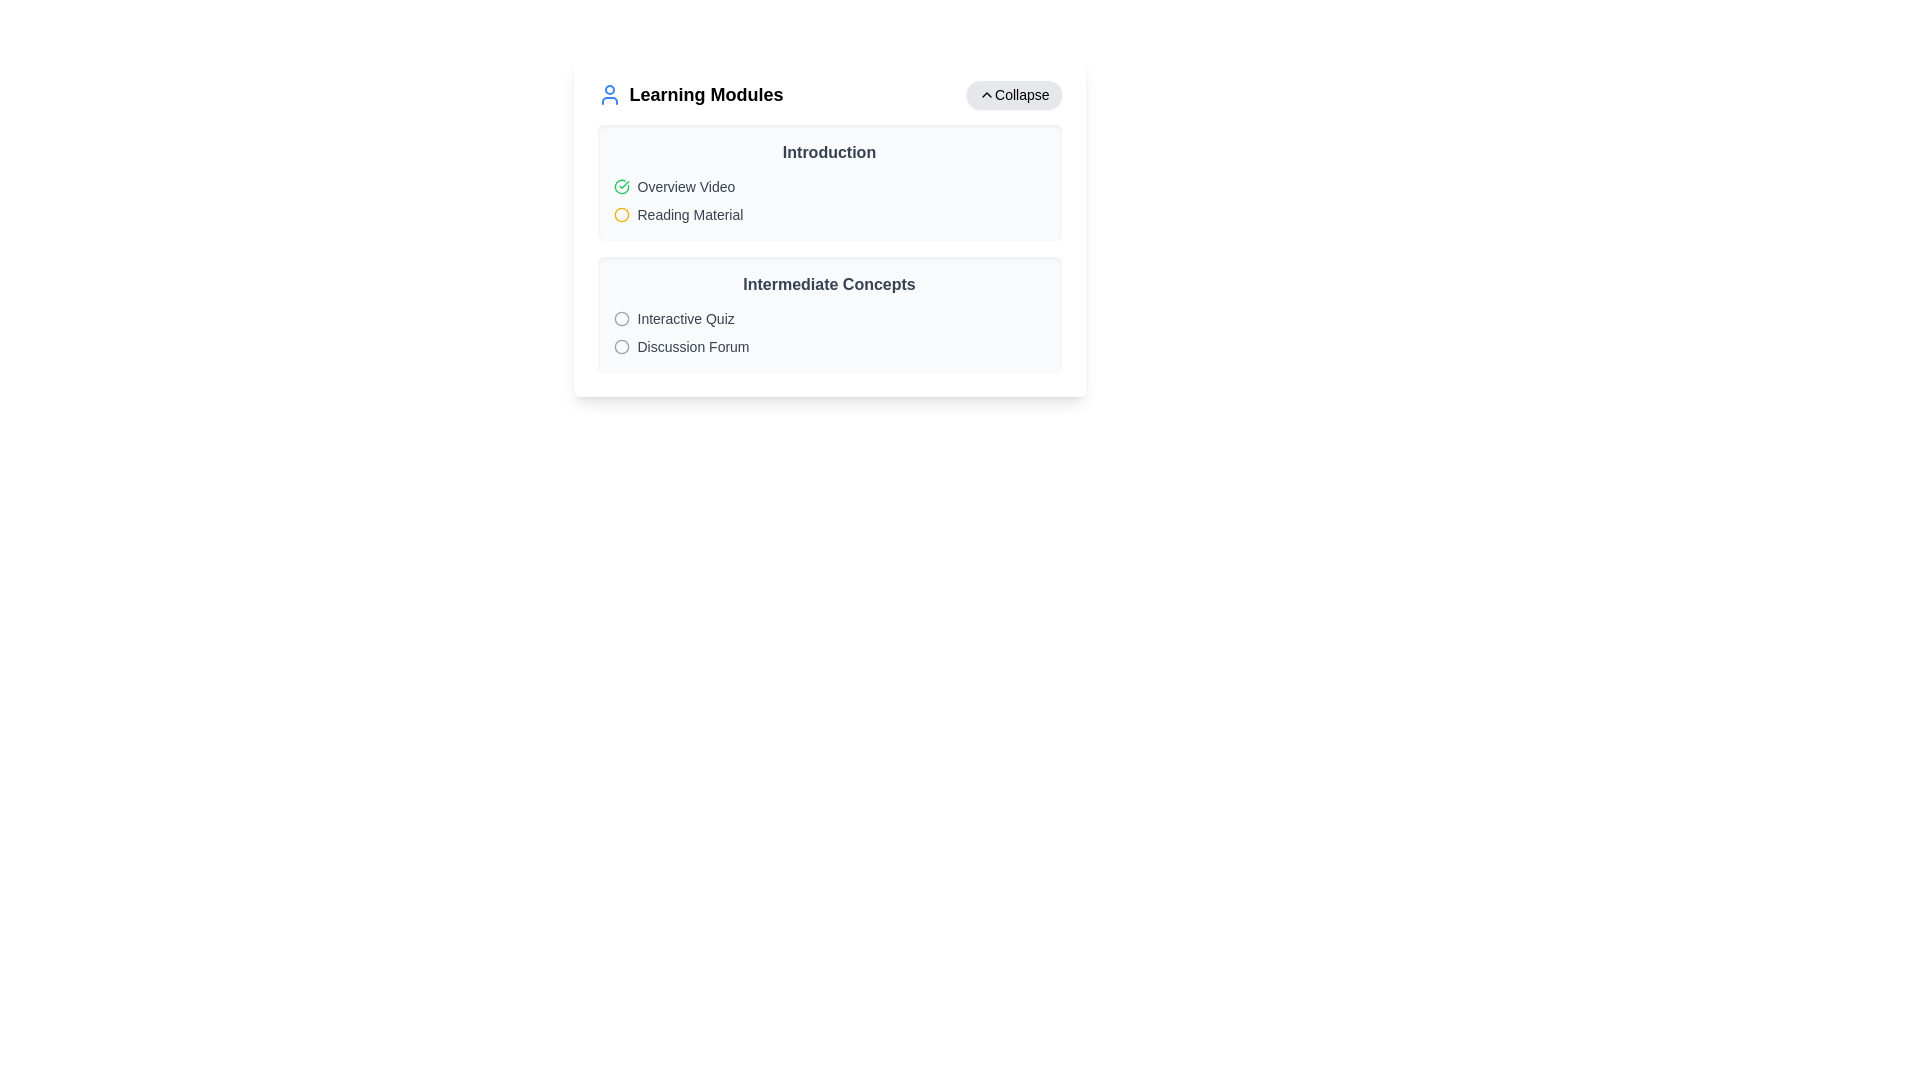 This screenshot has height=1080, width=1920. I want to click on the text component labeled 'Learning Modules' which is styled with a bold font and located in the top left corner of its group, so click(690, 95).